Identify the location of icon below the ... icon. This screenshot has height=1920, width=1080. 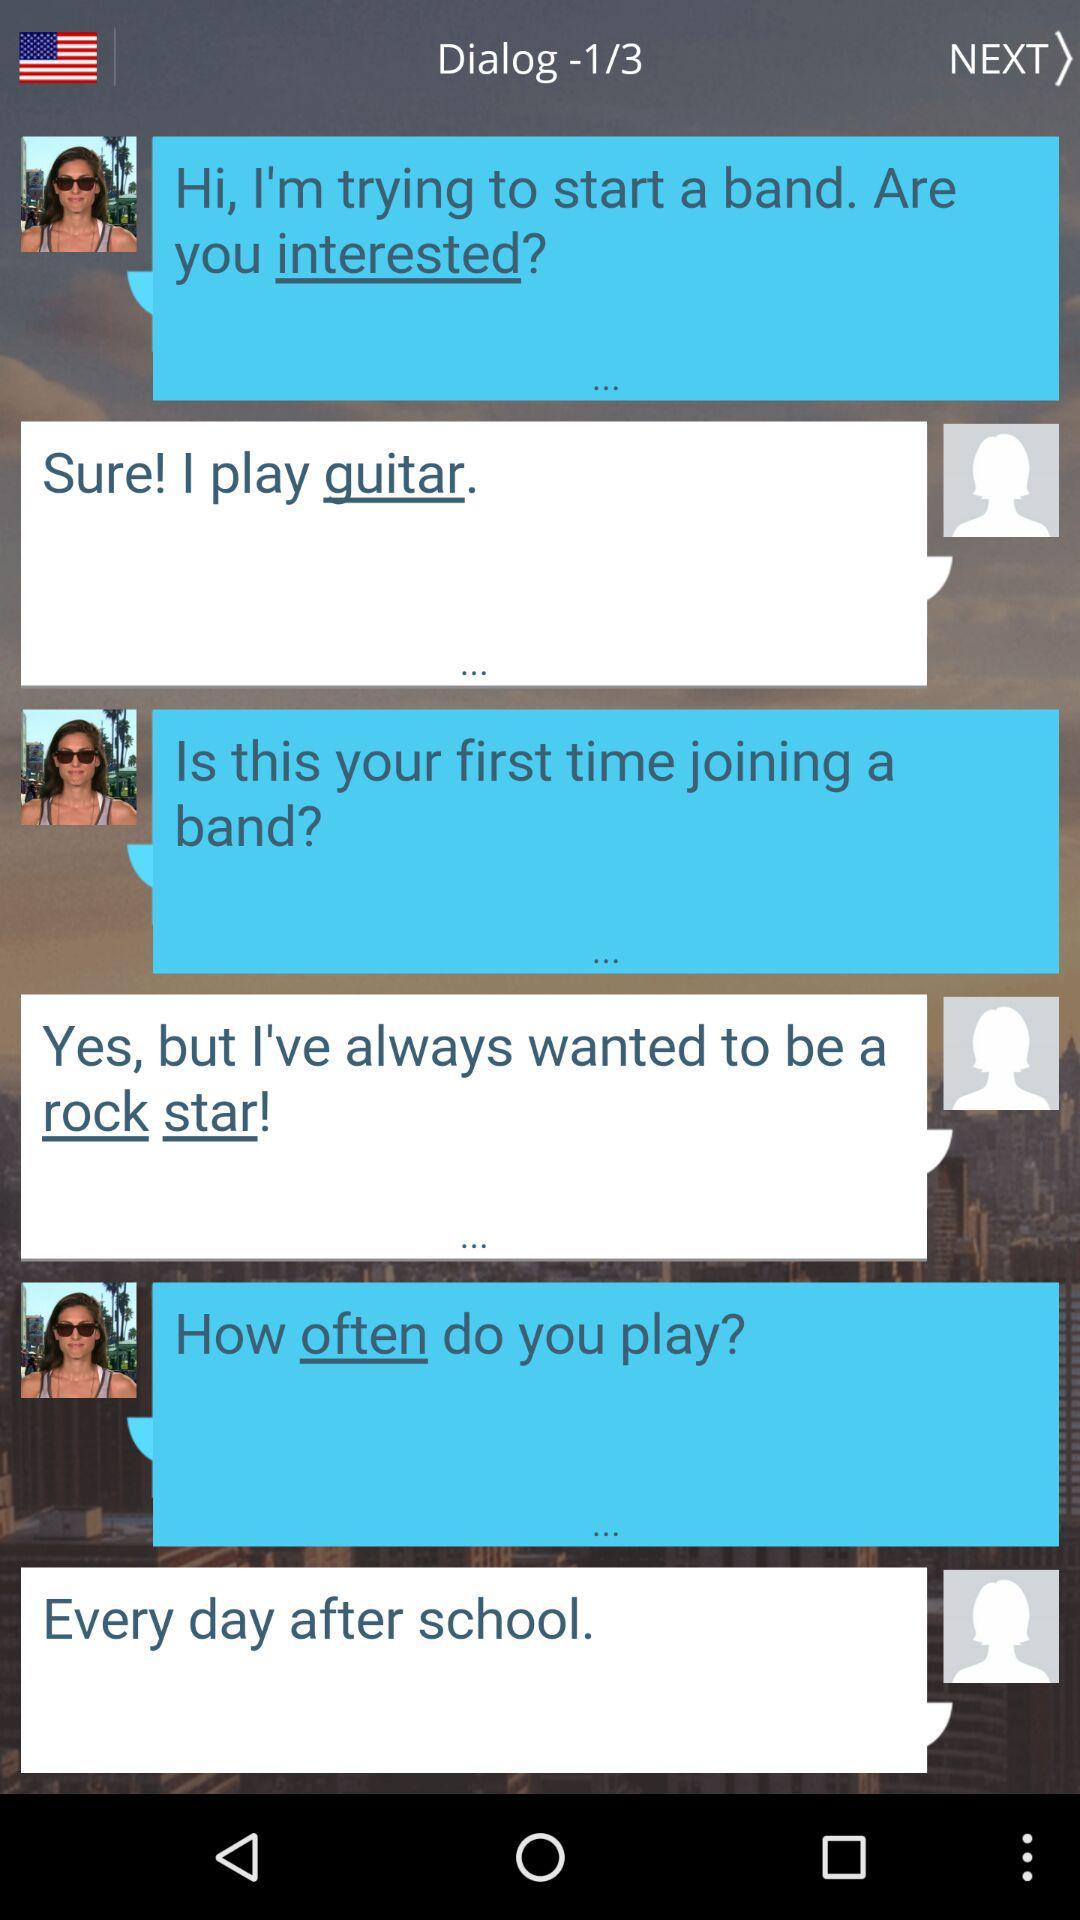
(1001, 1625).